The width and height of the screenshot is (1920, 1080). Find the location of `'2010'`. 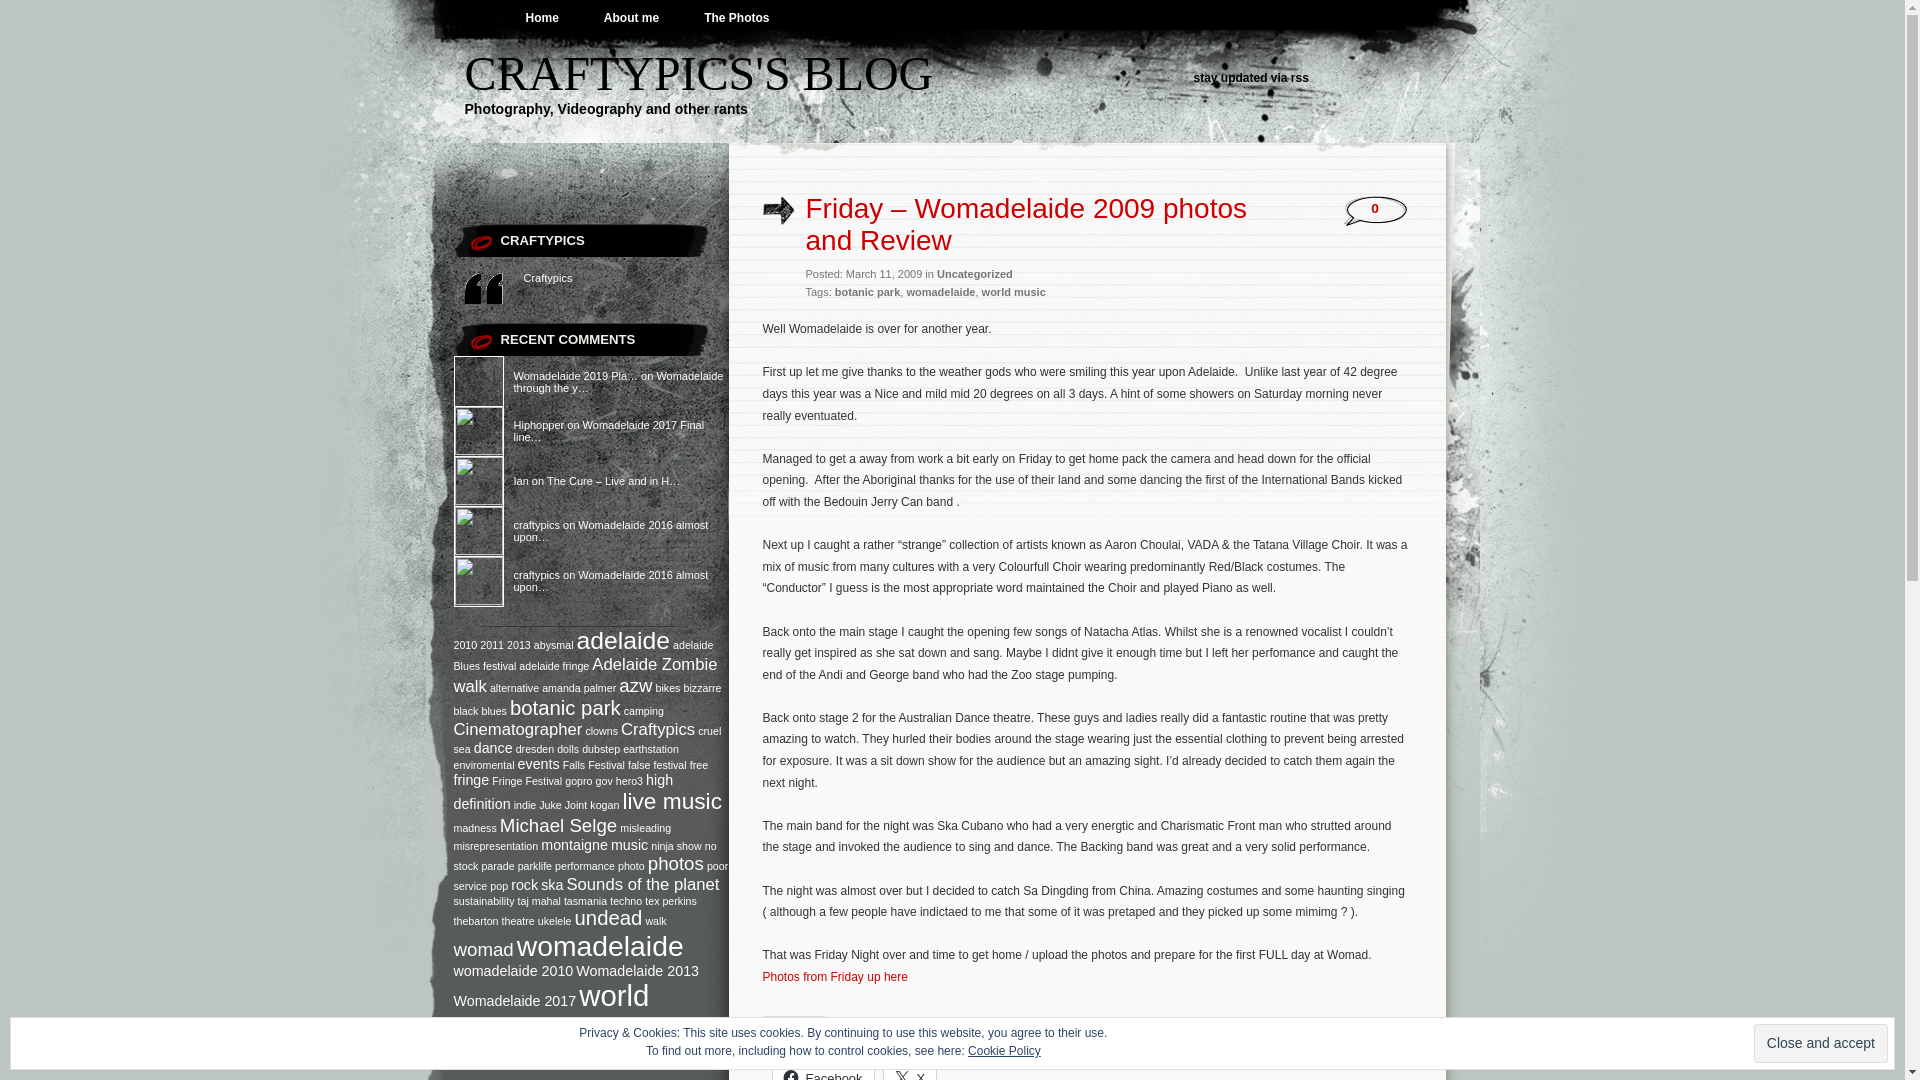

'2010' is located at coordinates (464, 644).